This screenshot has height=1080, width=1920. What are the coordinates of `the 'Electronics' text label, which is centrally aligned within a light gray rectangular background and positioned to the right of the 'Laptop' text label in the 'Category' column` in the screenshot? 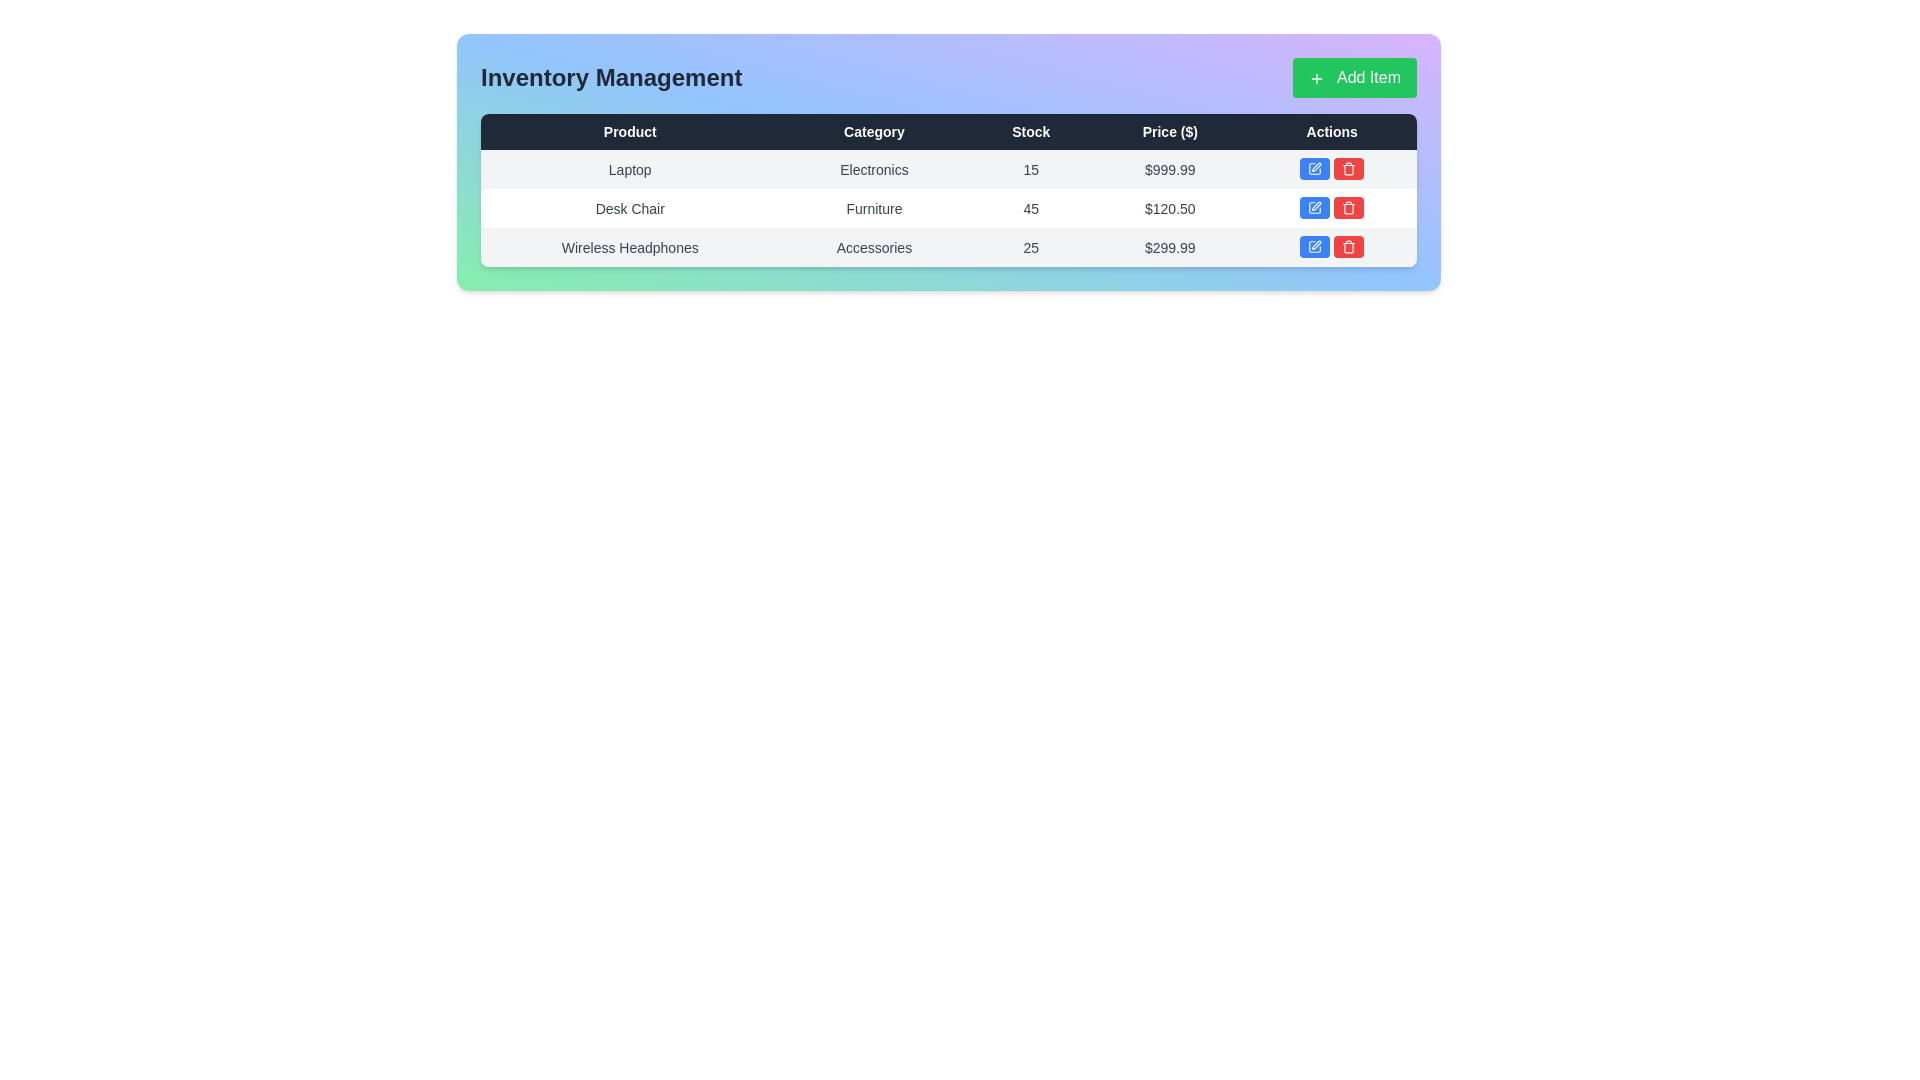 It's located at (874, 168).